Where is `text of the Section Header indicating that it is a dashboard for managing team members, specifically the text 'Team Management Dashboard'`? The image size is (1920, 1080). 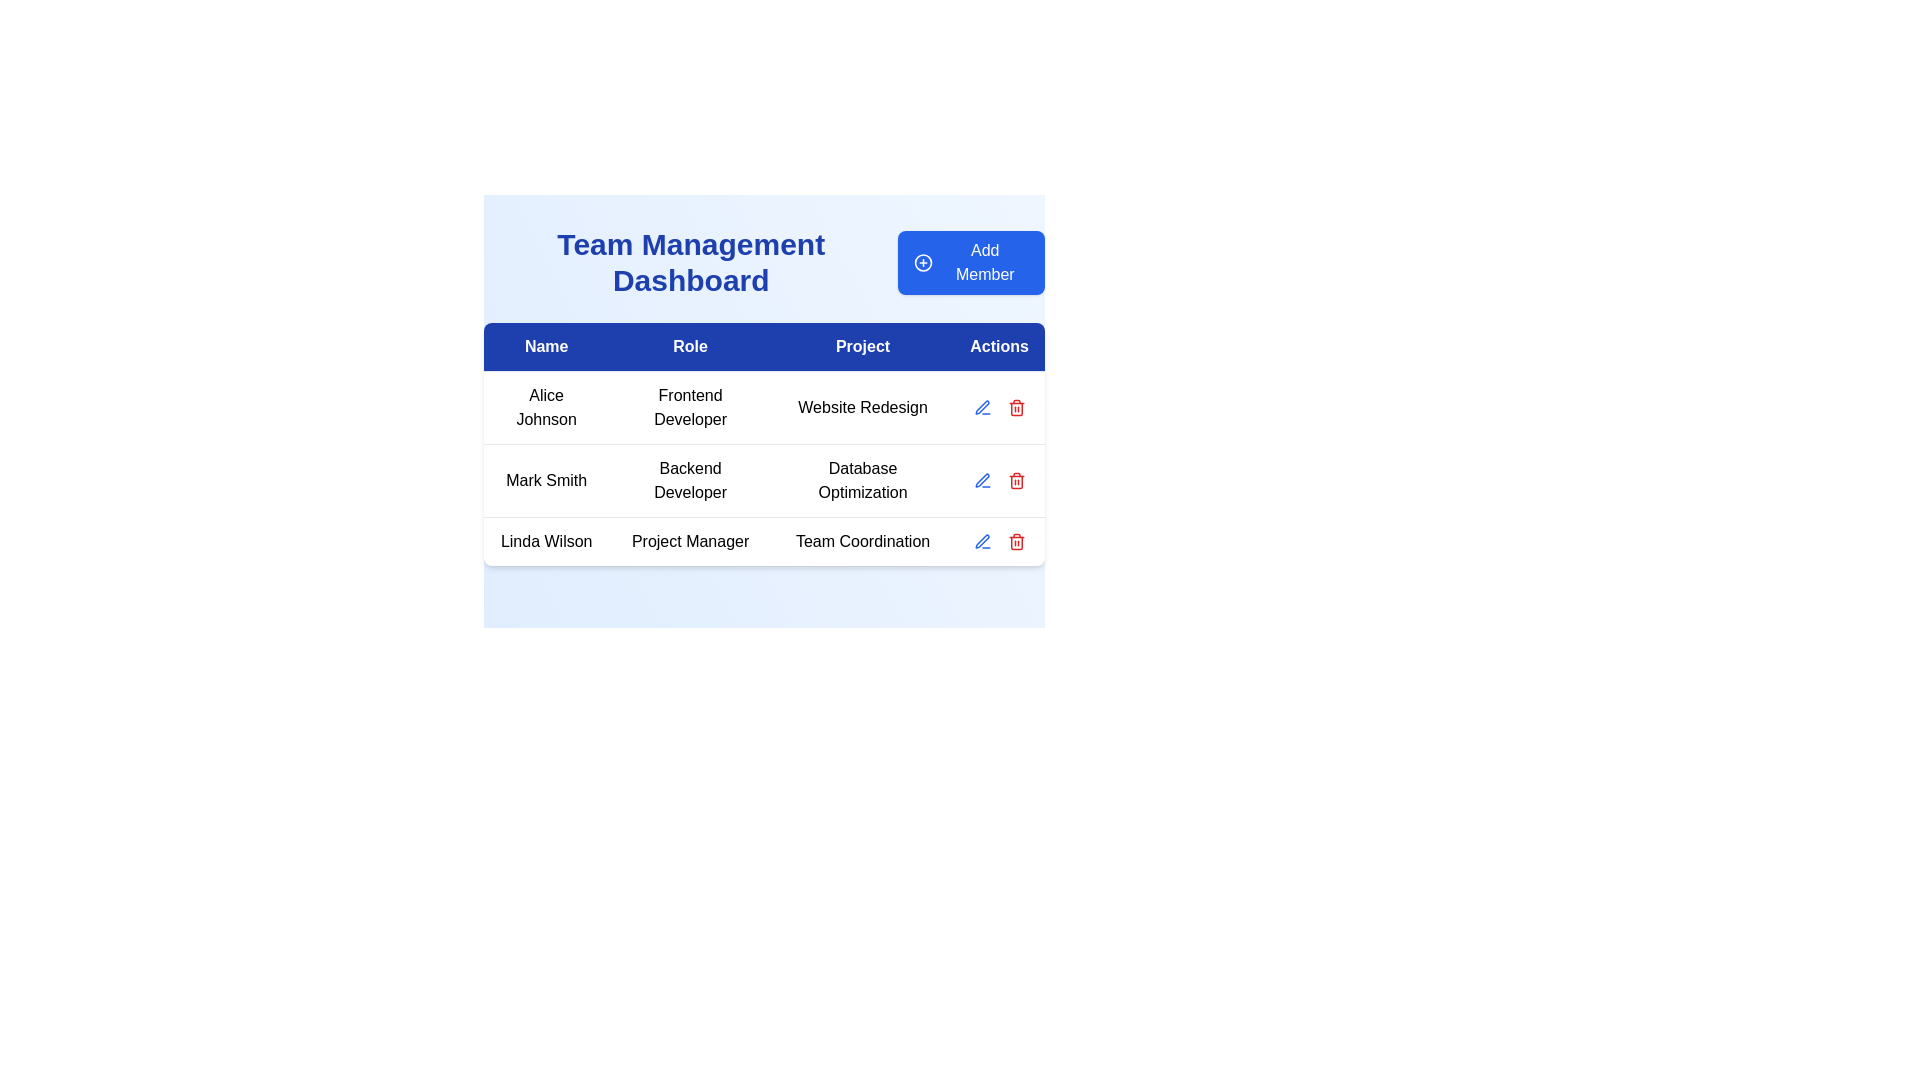
text of the Section Header indicating that it is a dashboard for managing team members, specifically the text 'Team Management Dashboard' is located at coordinates (763, 261).